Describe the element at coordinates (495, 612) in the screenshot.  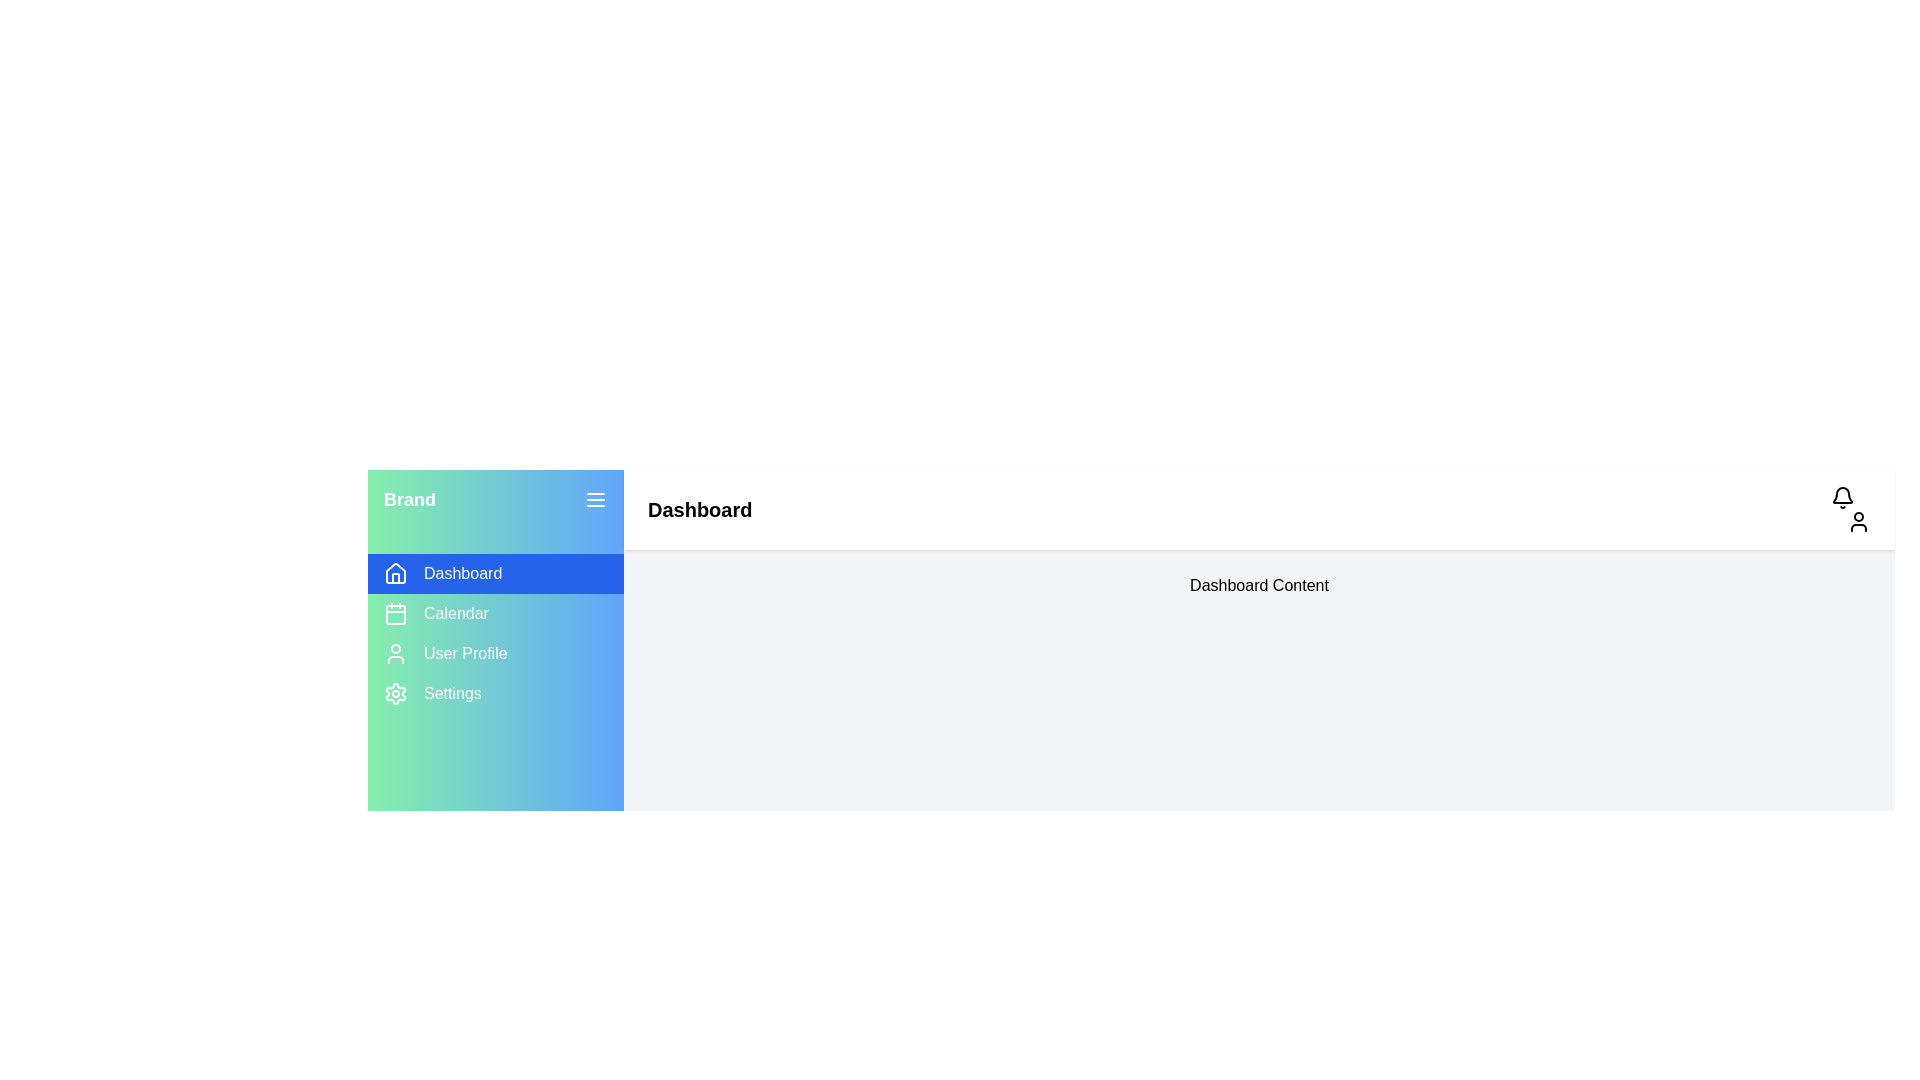
I see `the 'Calendar' menu item, which is the second item in the vertical navigation menu located on the left side of the interface, positioned between 'Dashboard' and 'User Profile'` at that location.